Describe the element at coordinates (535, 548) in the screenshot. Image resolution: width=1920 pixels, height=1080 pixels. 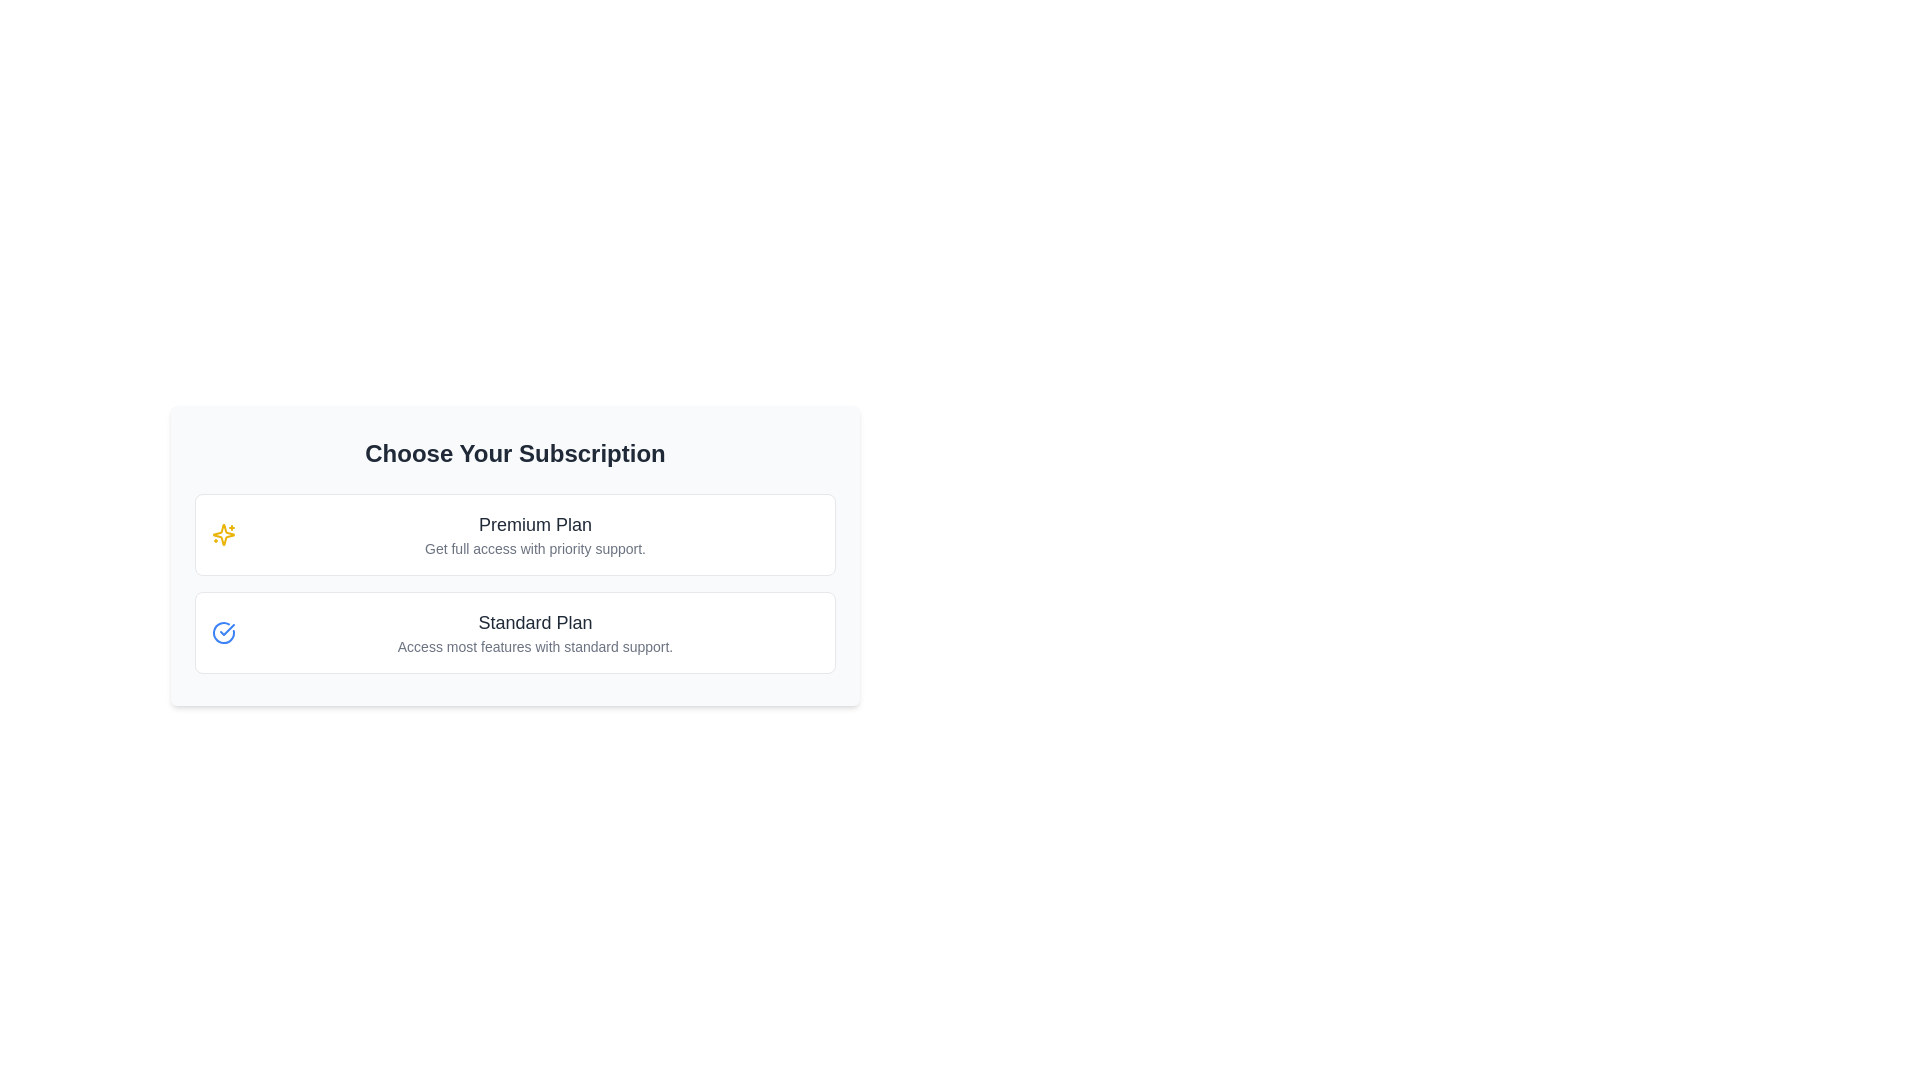
I see `text label that says 'Get full access with priority support.', which is located below the 'Premium Plan' title and styled in gray color` at that location.